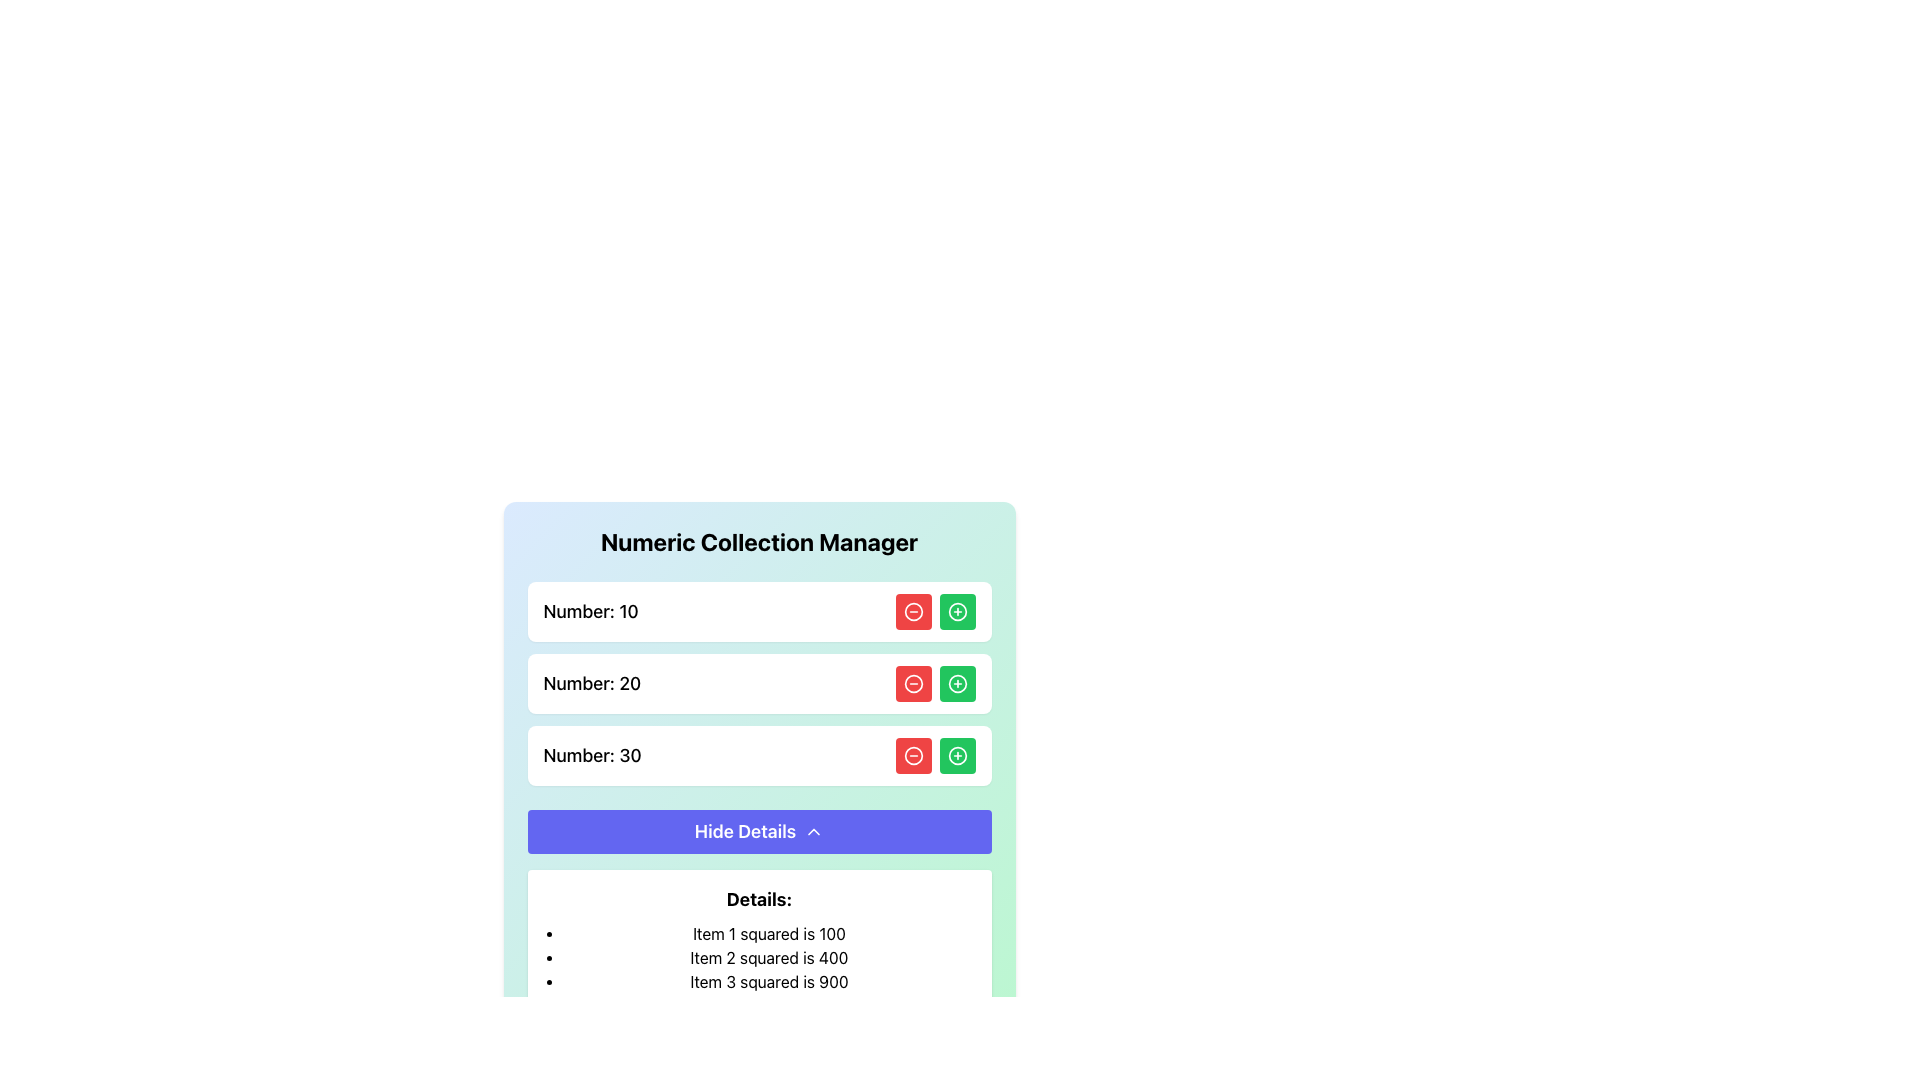 The height and width of the screenshot is (1080, 1920). Describe the element at coordinates (912, 682) in the screenshot. I see `the circular red button with a minus icon, located to the right of the text input labeled 'Number: 20'` at that location.